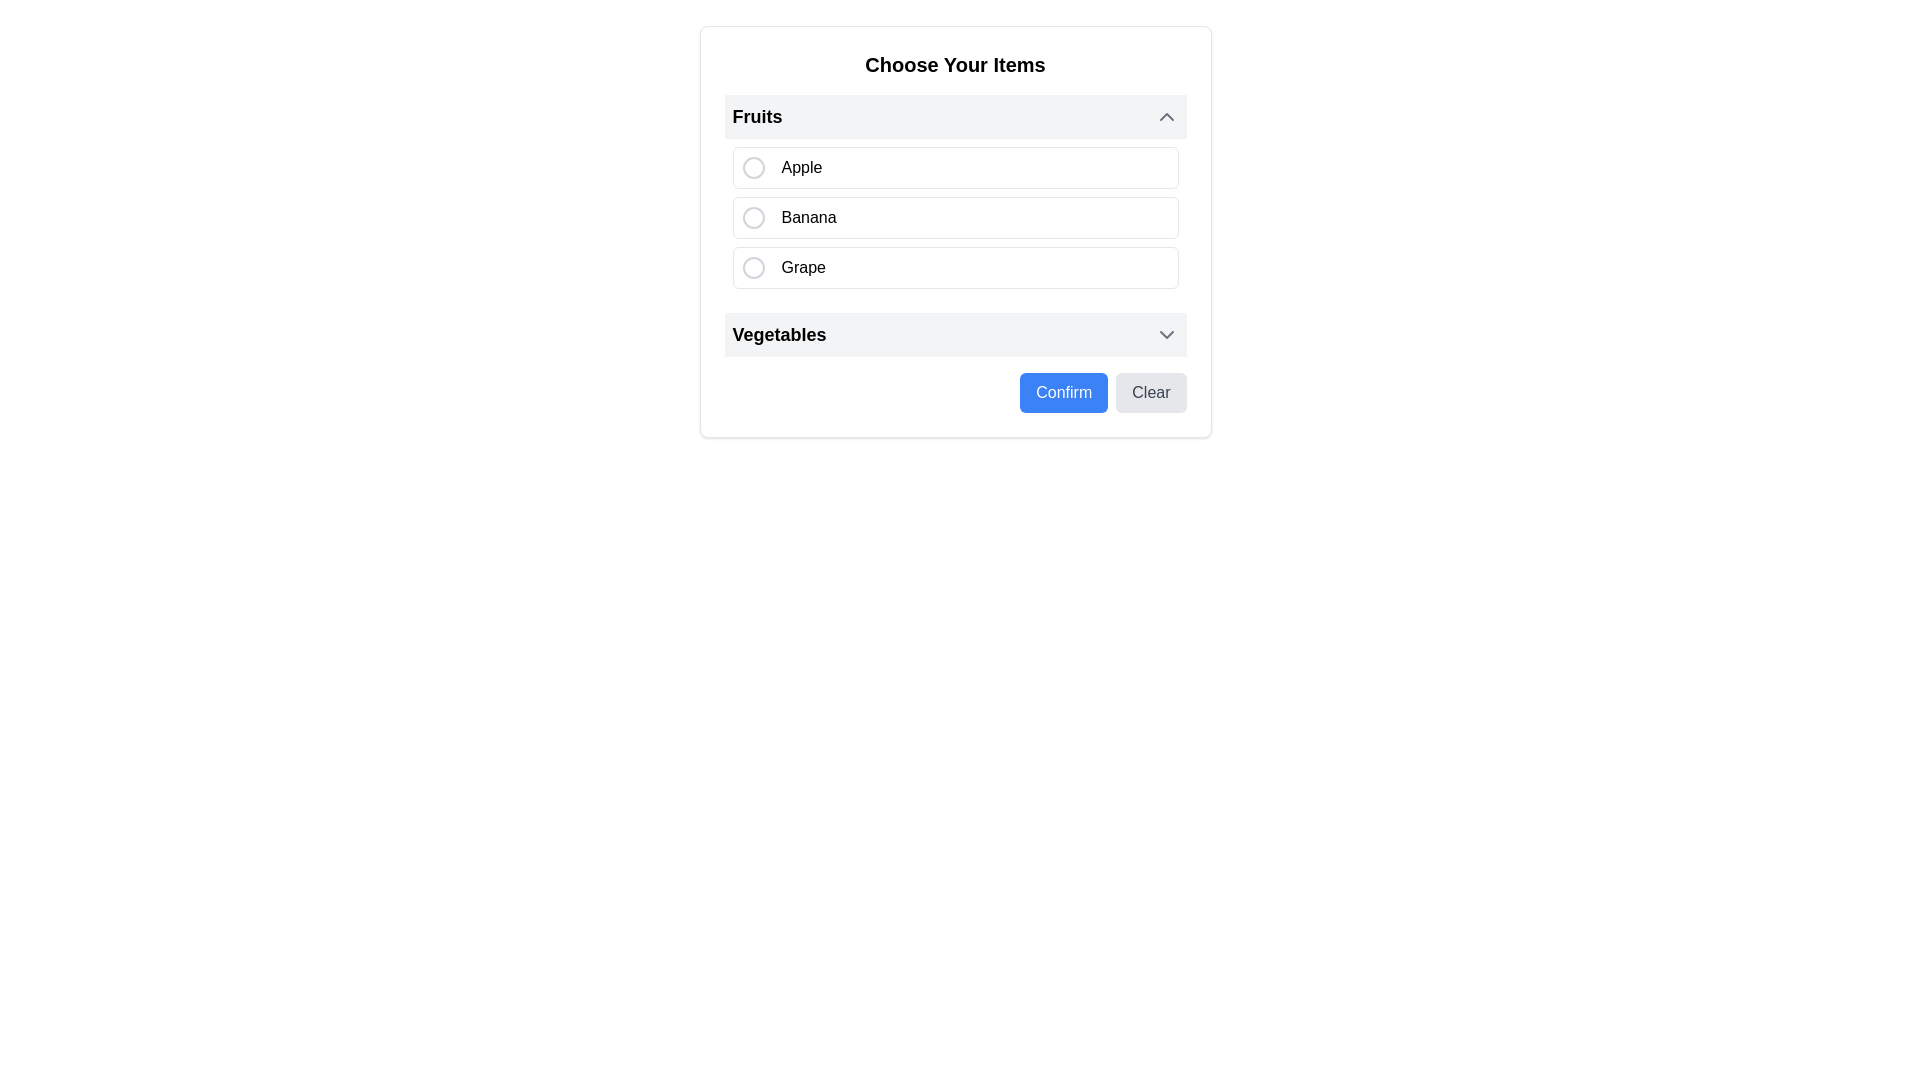  What do you see at coordinates (954, 167) in the screenshot?
I see `the clickable list item for 'Apple', which includes a radio button and is positioned at the top of the fruits list` at bounding box center [954, 167].